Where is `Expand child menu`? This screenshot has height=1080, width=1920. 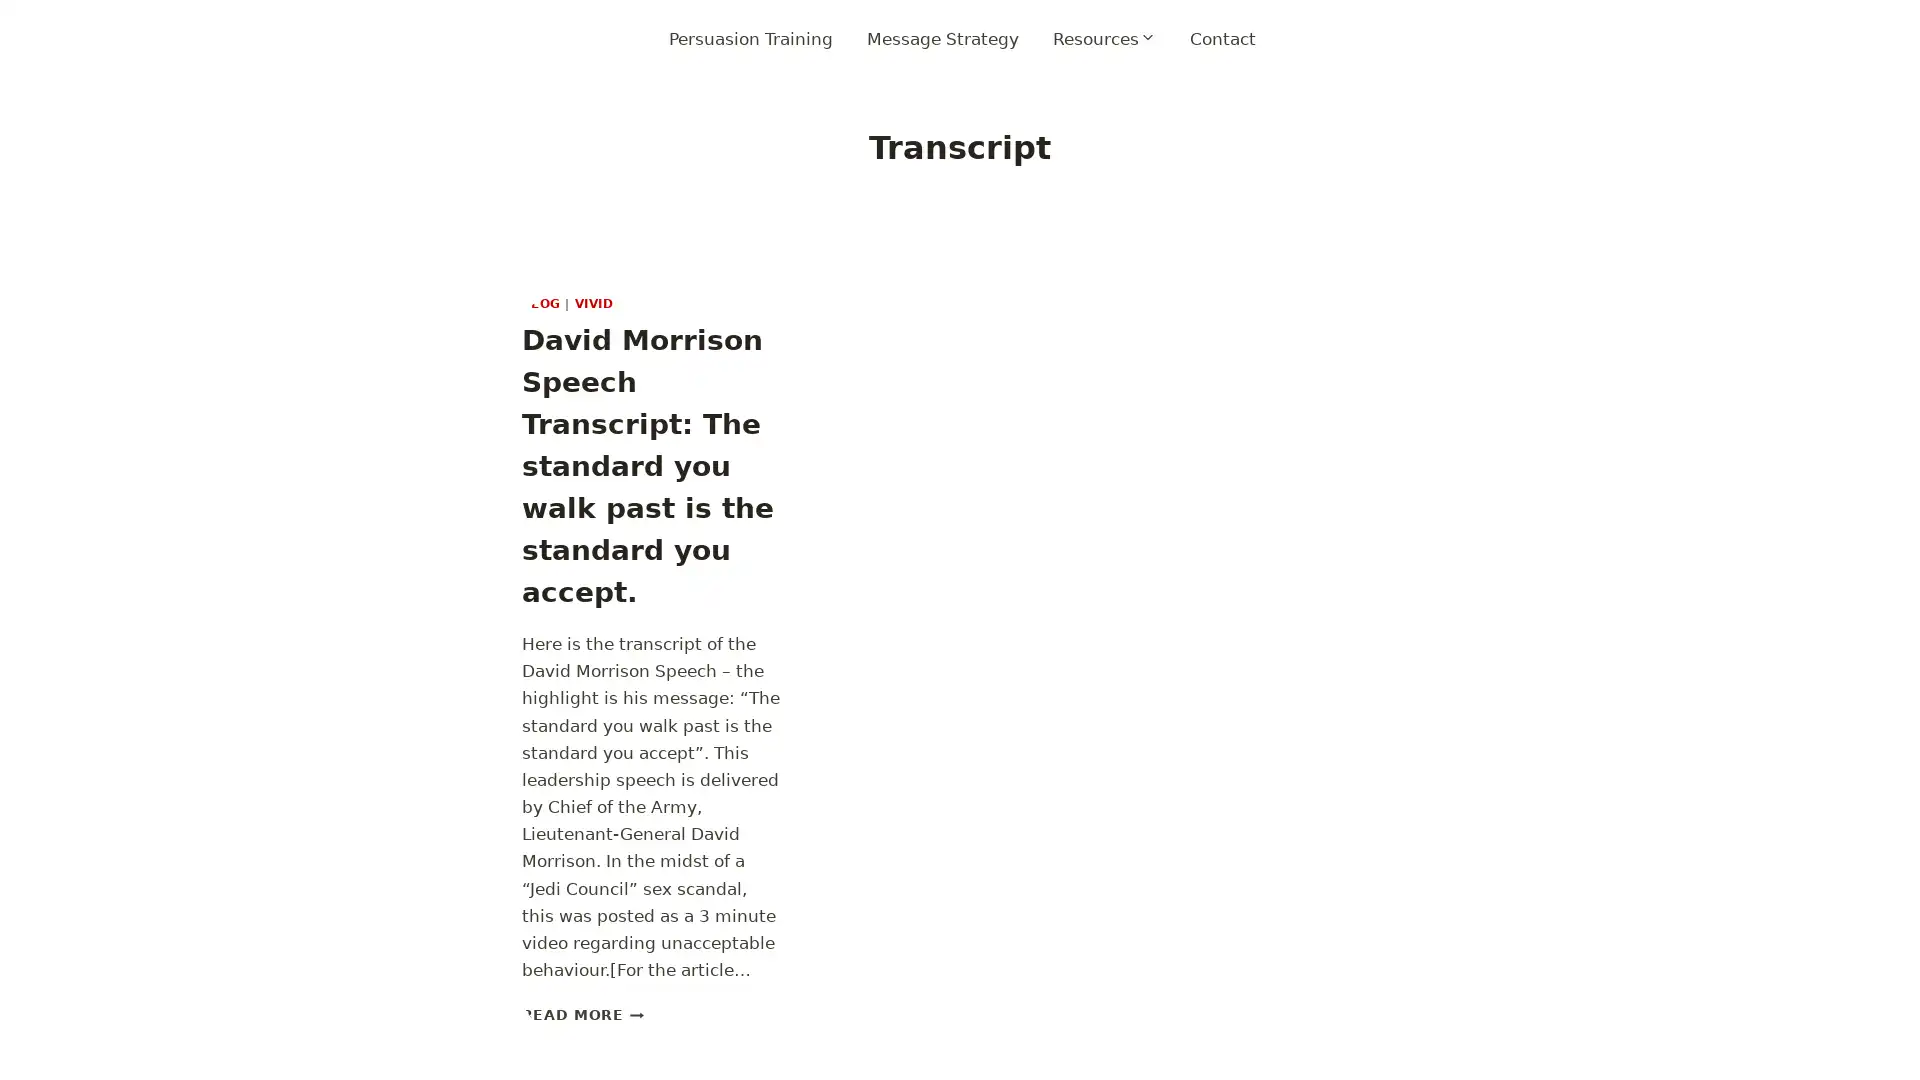
Expand child menu is located at coordinates (1102, 39).